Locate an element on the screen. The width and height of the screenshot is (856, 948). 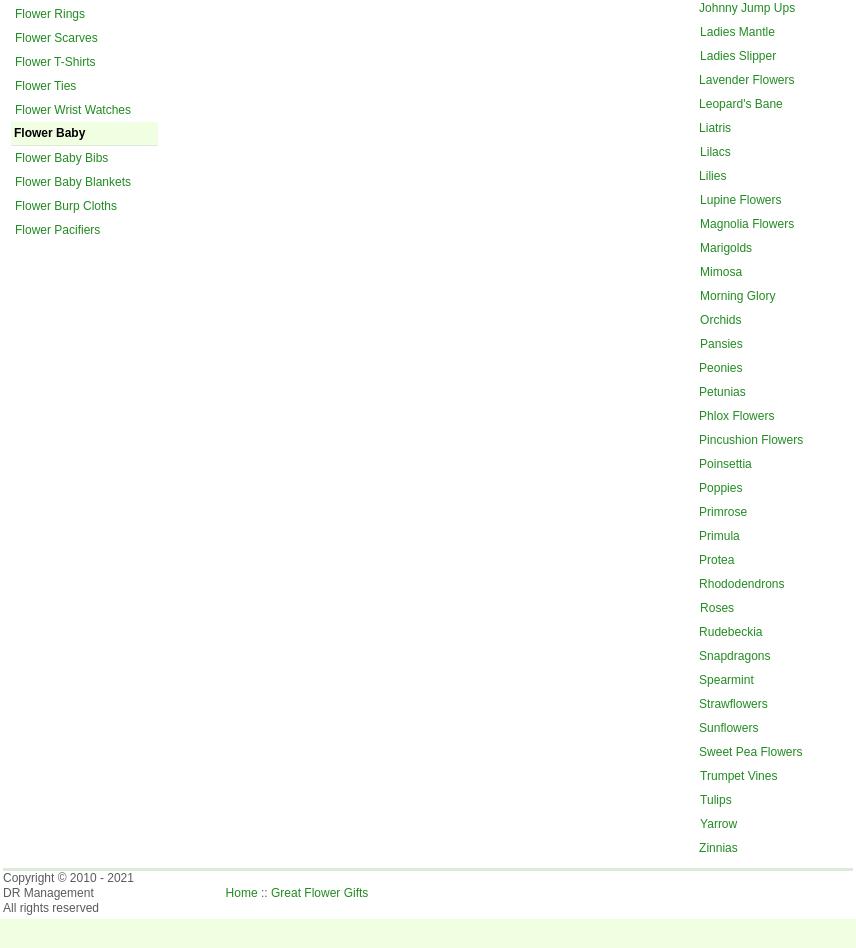
'Rudebeckia' is located at coordinates (698, 629).